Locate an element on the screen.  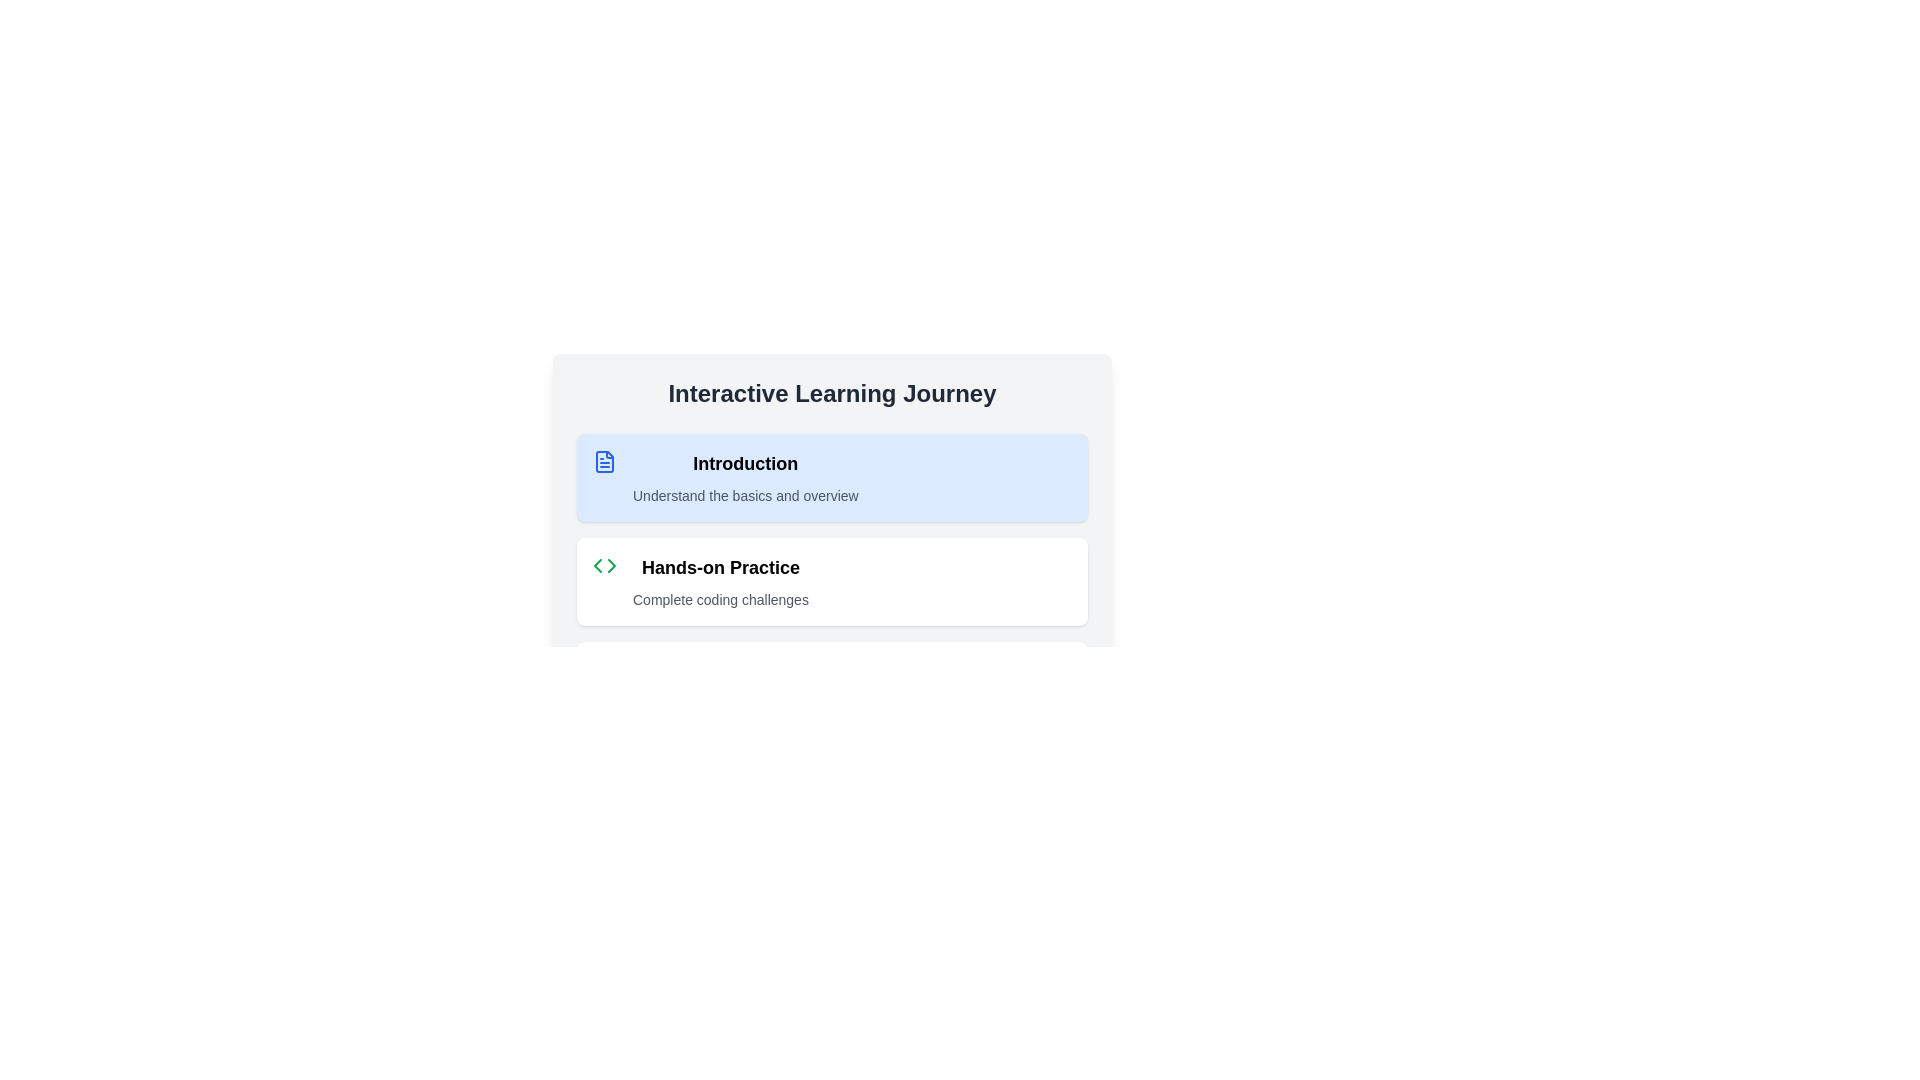
the information displayed in the 'Hands-on Practice' step which is the second step in the interactive learning journey, featuring bold text and green code-like symbols is located at coordinates (832, 585).